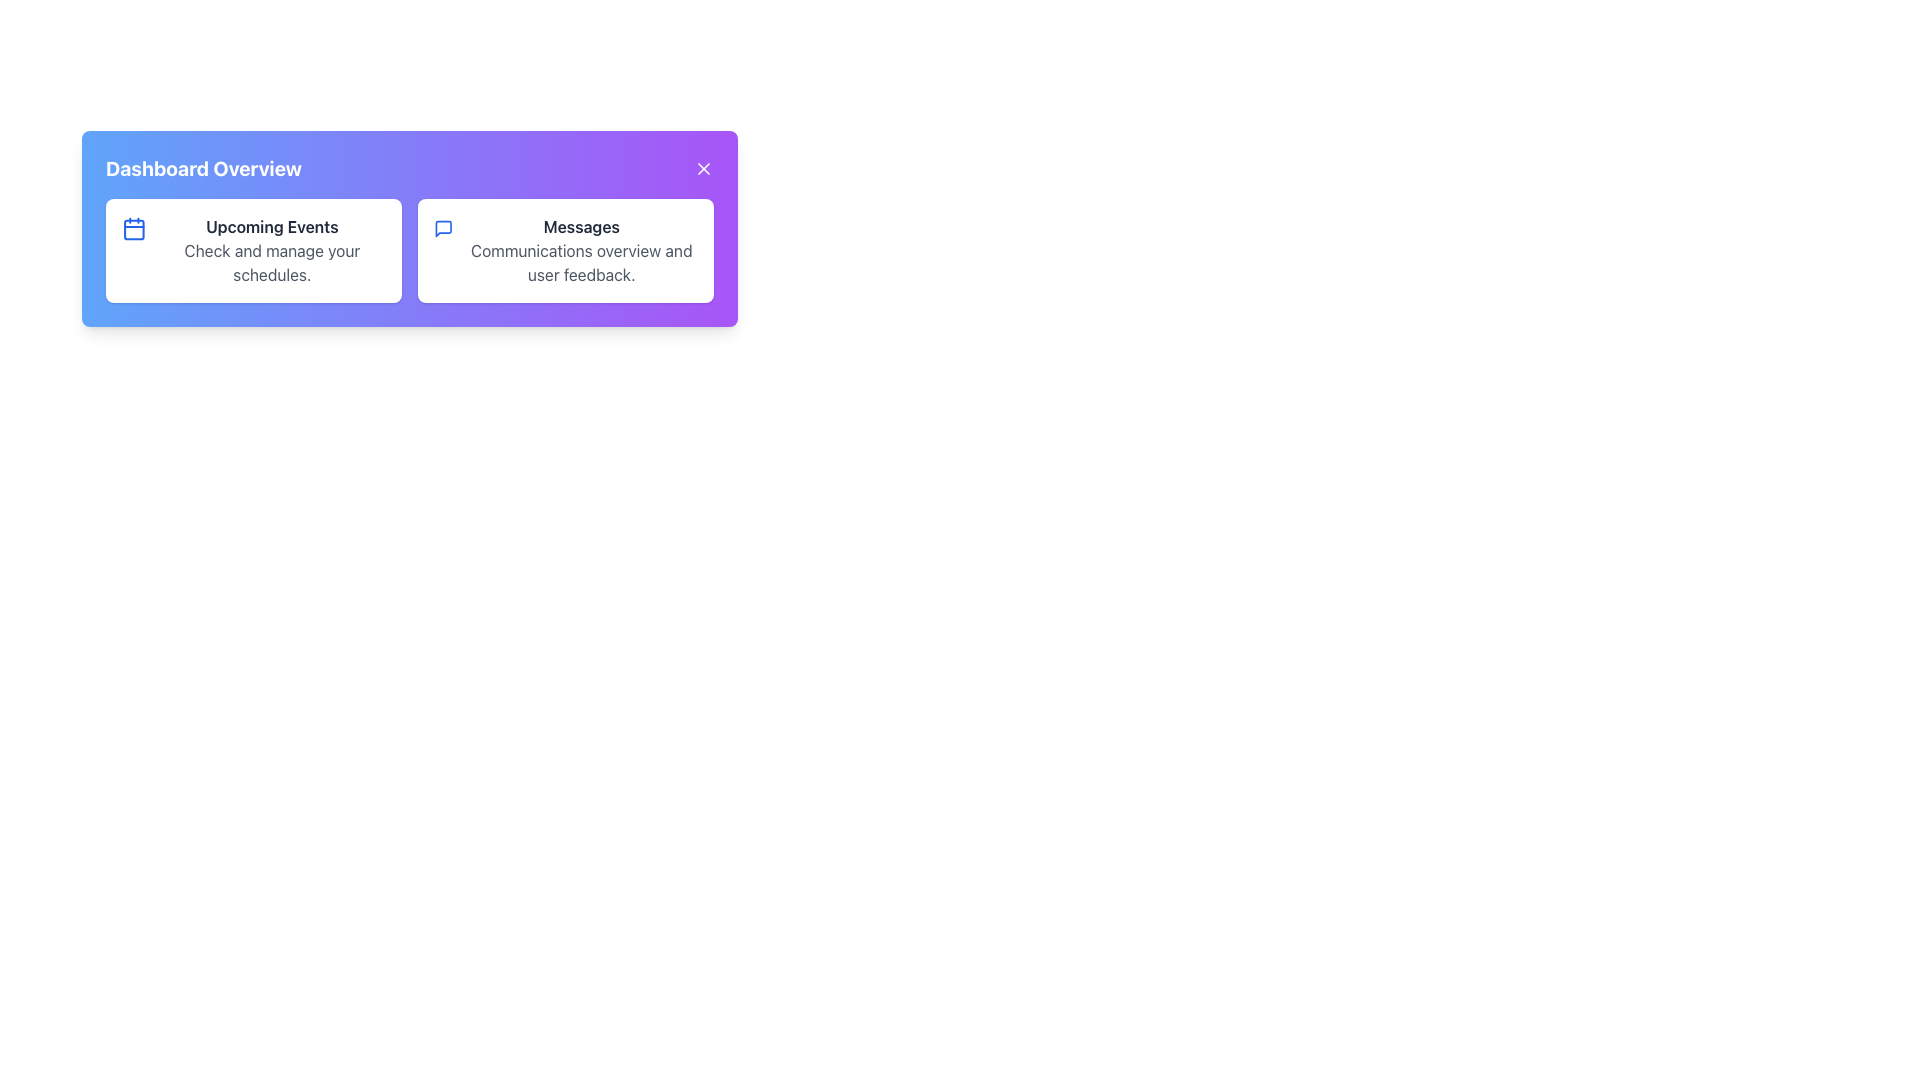 The height and width of the screenshot is (1080, 1920). I want to click on the Text Label that provides supplementary information related to the 'Upcoming Events' section, located directly below the 'Upcoming Events' heading in the leftmost box of the purple header bar labeled 'Dashboard Overview', so click(271, 261).